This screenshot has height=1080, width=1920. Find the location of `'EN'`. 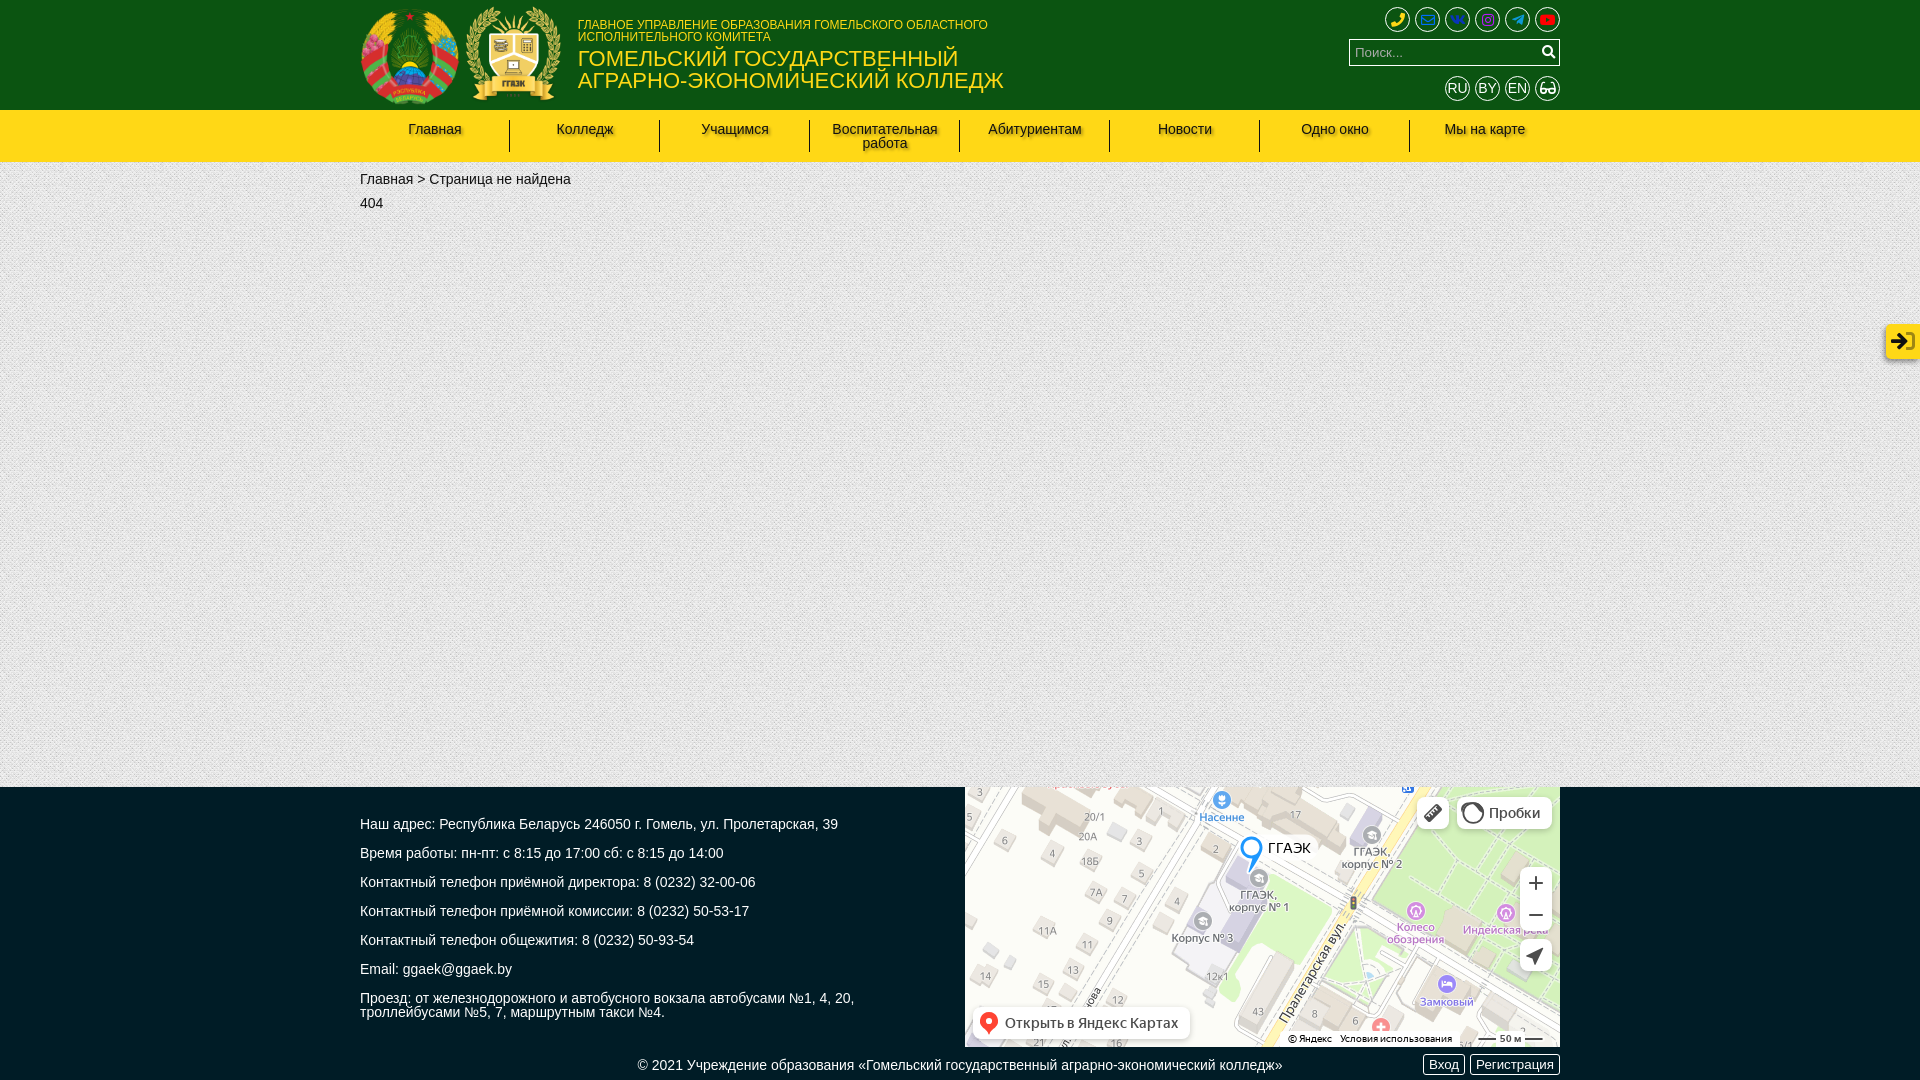

'EN' is located at coordinates (1517, 87).